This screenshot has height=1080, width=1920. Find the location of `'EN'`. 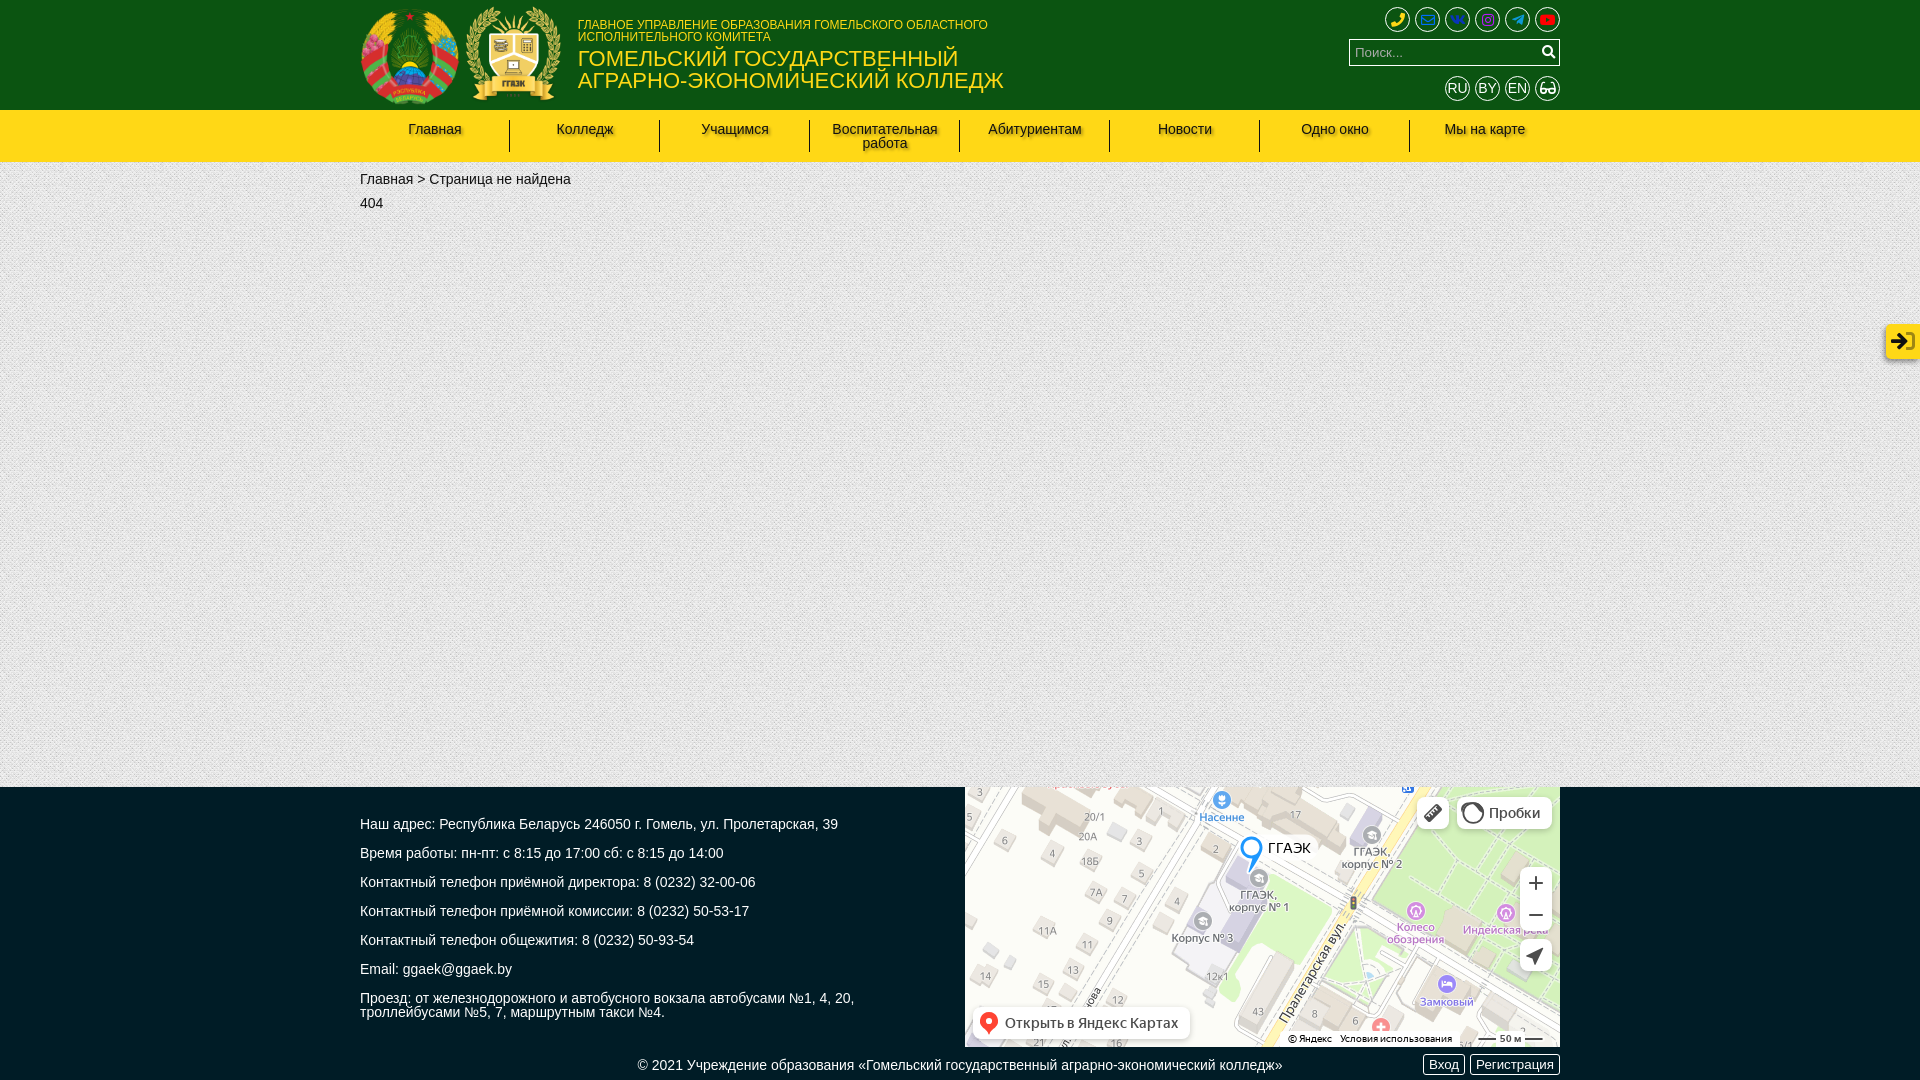

'EN' is located at coordinates (1517, 87).